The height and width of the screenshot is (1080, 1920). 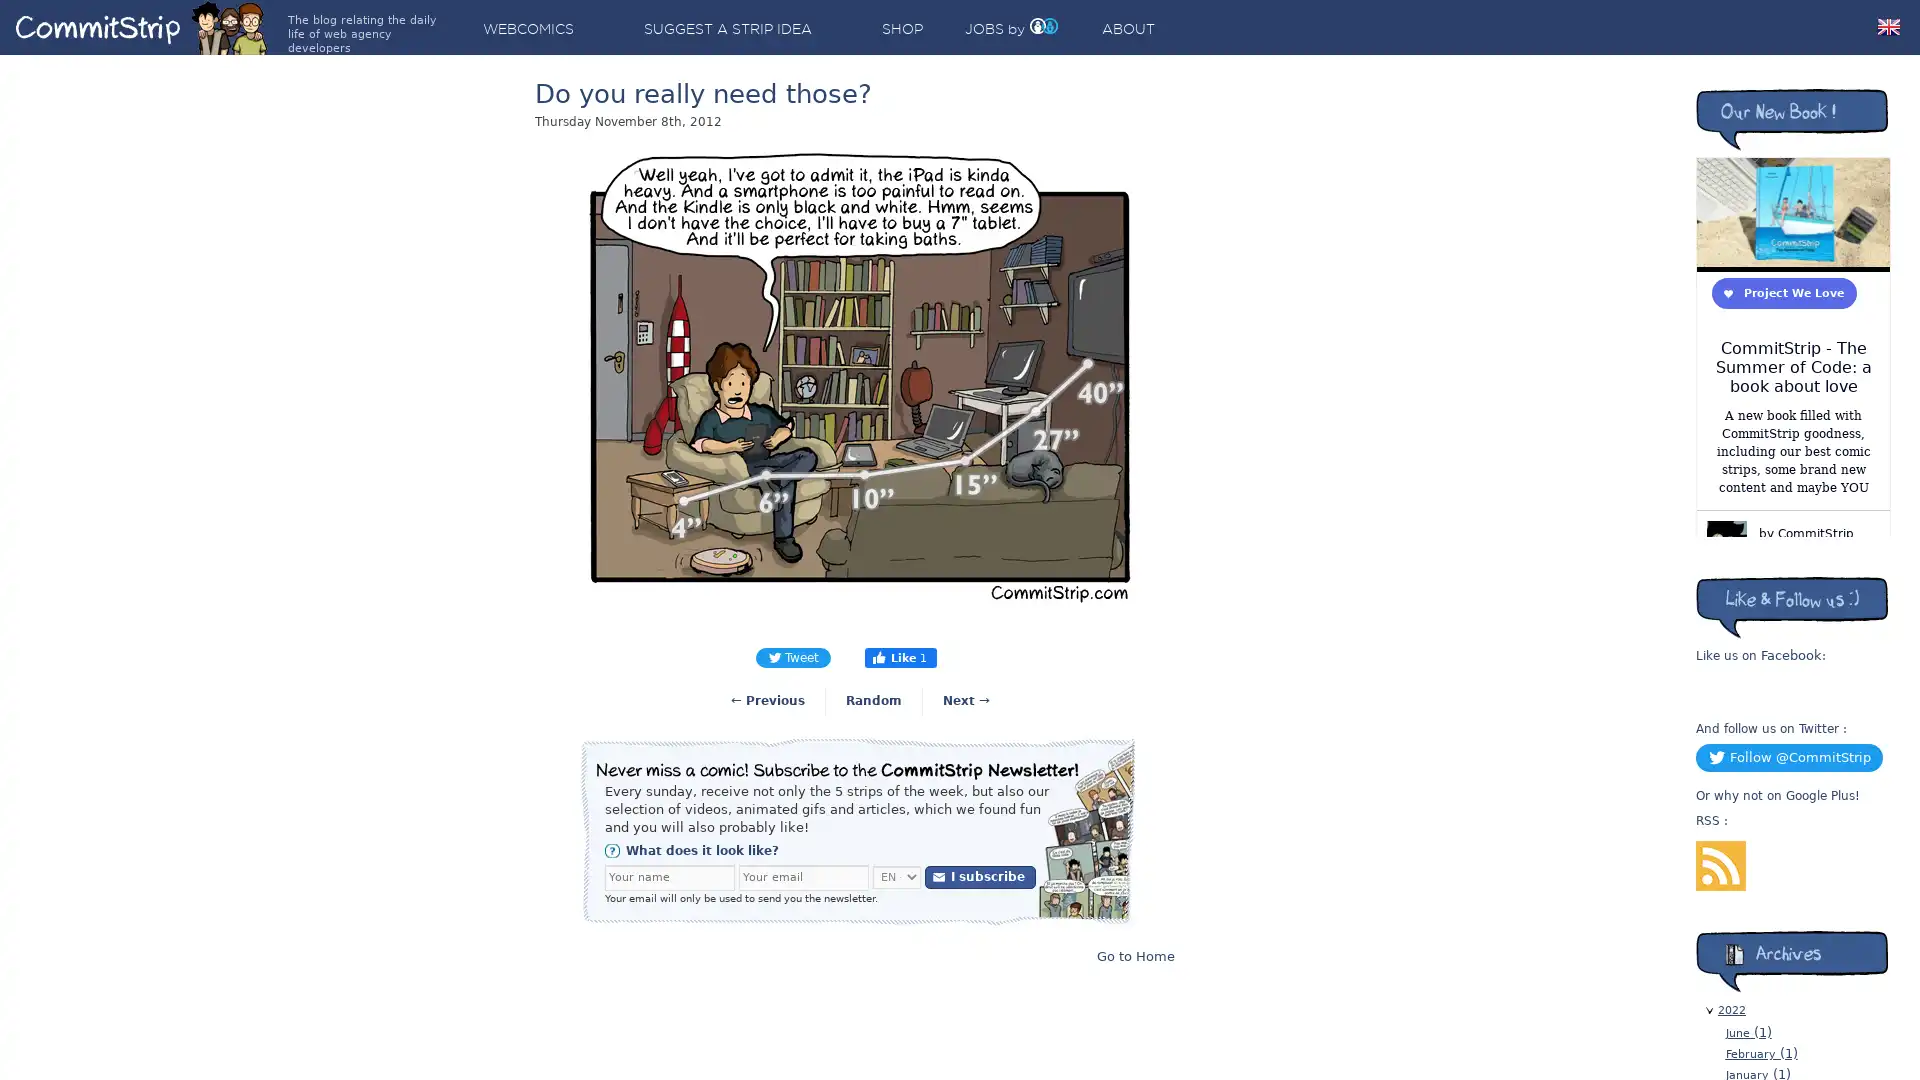 I want to click on I subscribe, so click(x=980, y=875).